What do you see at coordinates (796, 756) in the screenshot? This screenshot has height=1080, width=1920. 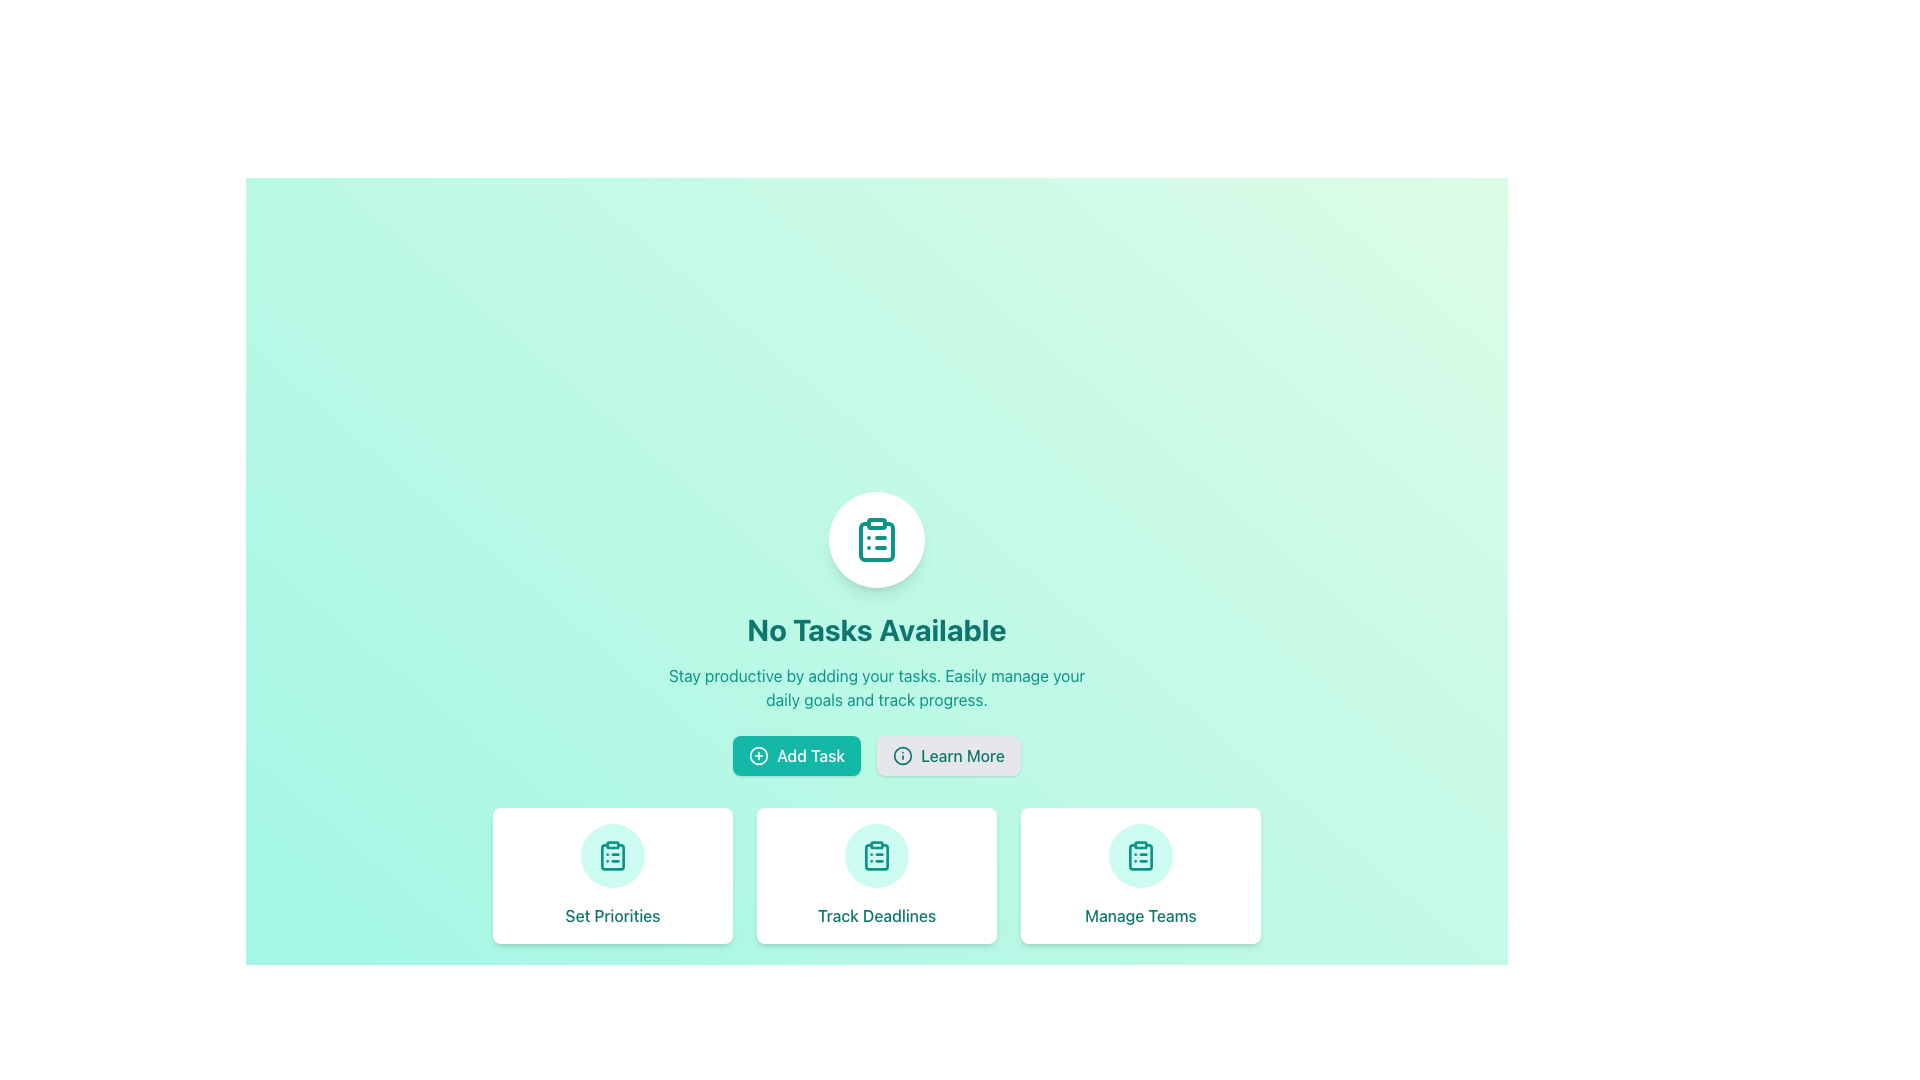 I see `the button labeled 'Add Task' located under the header 'No Tasks Available', which is the first button in a horizontal group of two buttons` at bounding box center [796, 756].